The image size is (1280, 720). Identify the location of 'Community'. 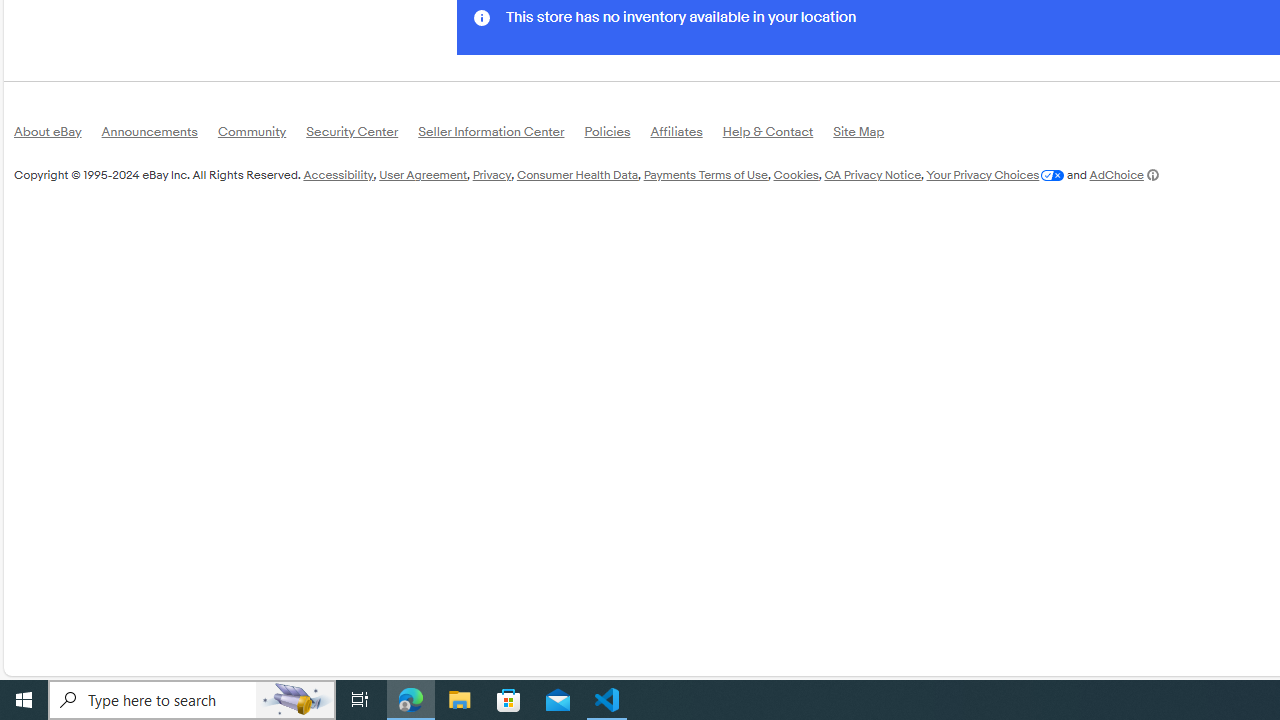
(261, 135).